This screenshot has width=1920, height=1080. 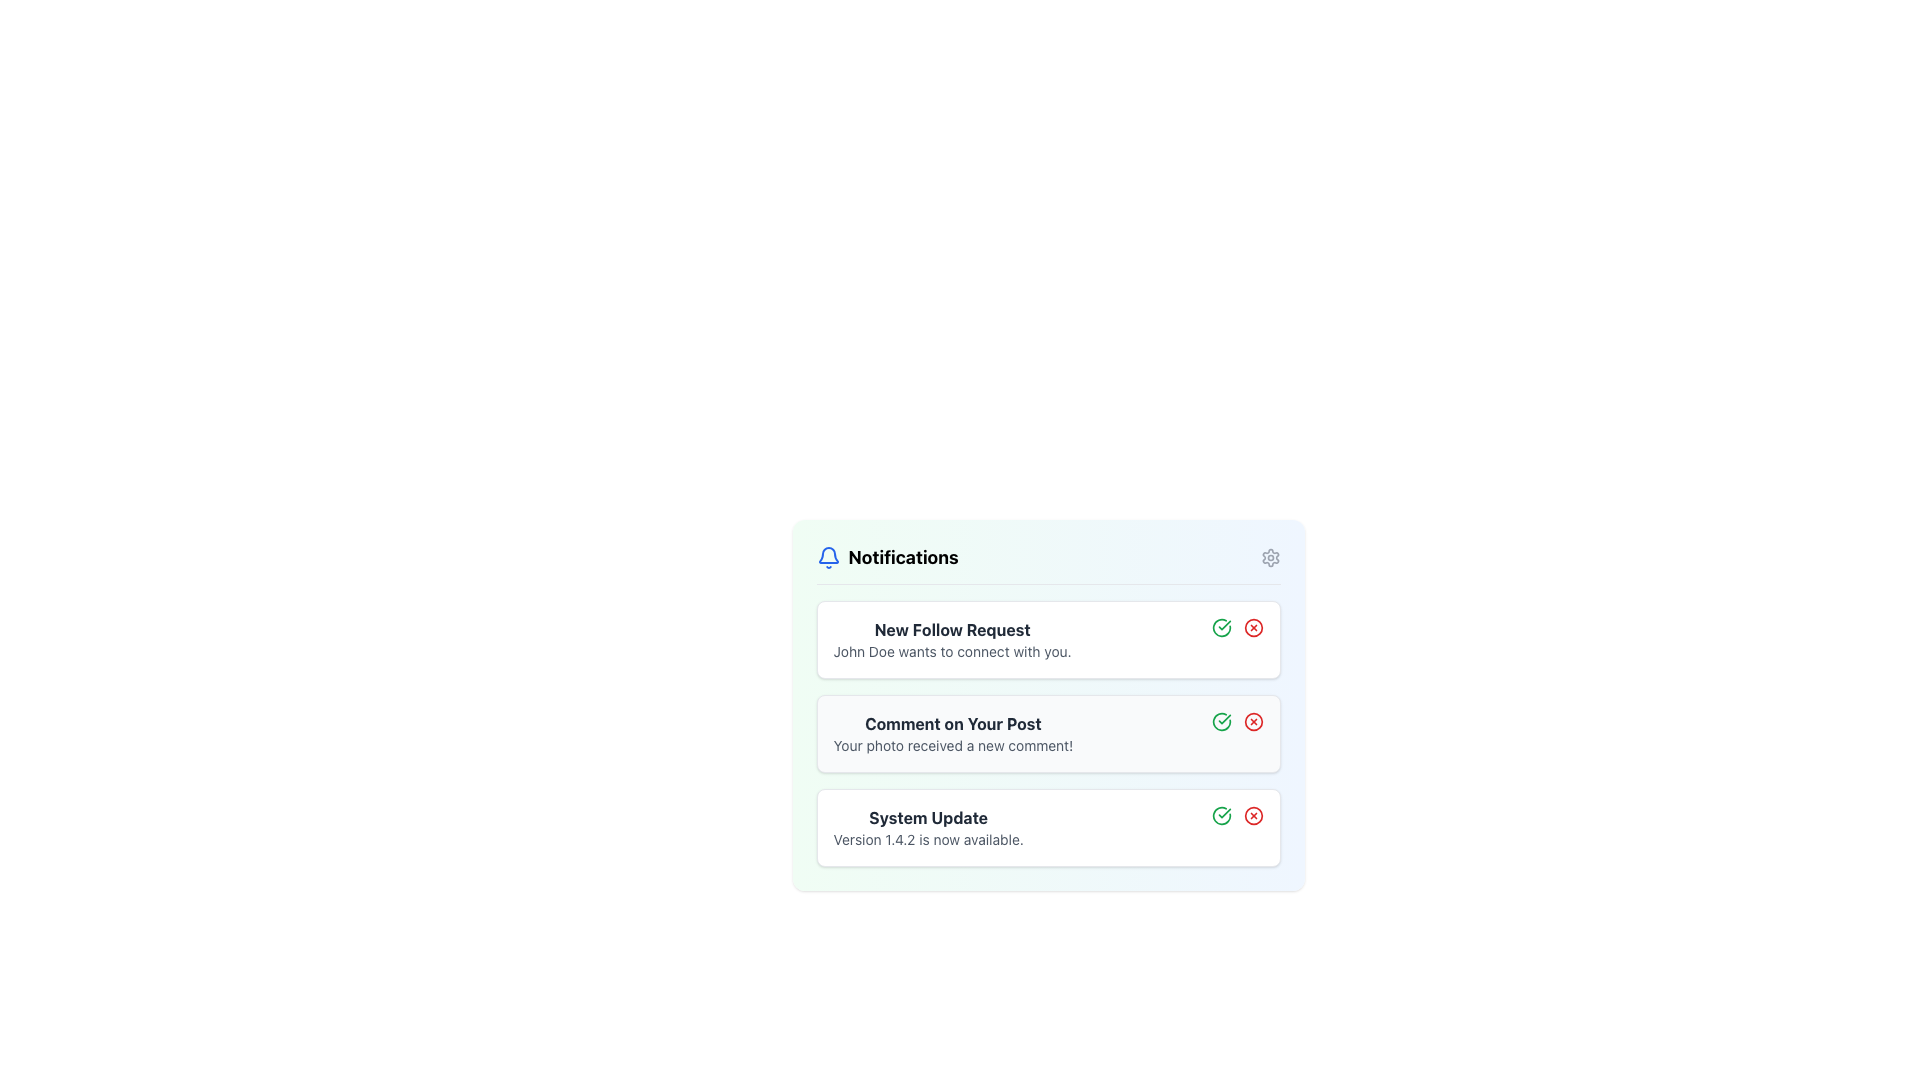 I want to click on the dismiss button located to the right of the 'Comment on Your Post' notification, so click(x=1252, y=721).